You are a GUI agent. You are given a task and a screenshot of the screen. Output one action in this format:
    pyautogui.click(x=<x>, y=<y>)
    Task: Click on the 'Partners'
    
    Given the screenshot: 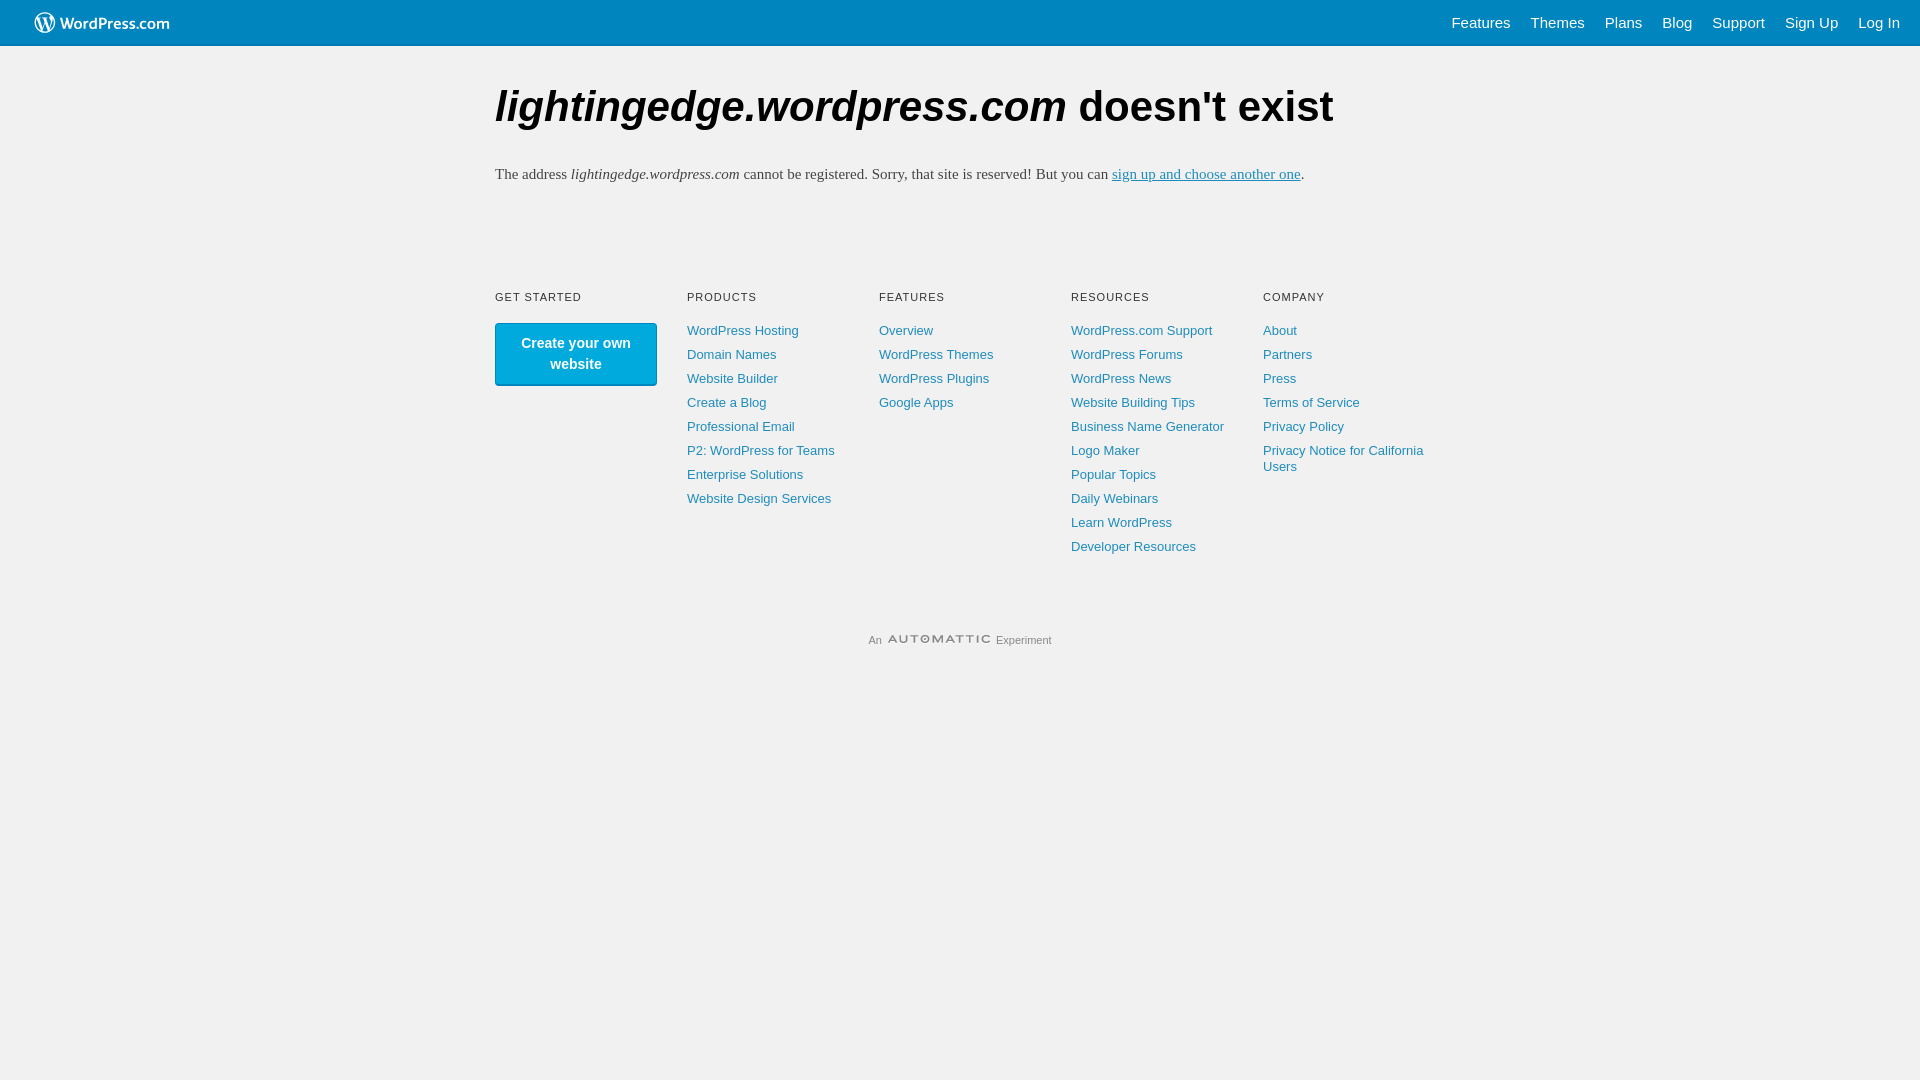 What is the action you would take?
    pyautogui.click(x=1287, y=353)
    